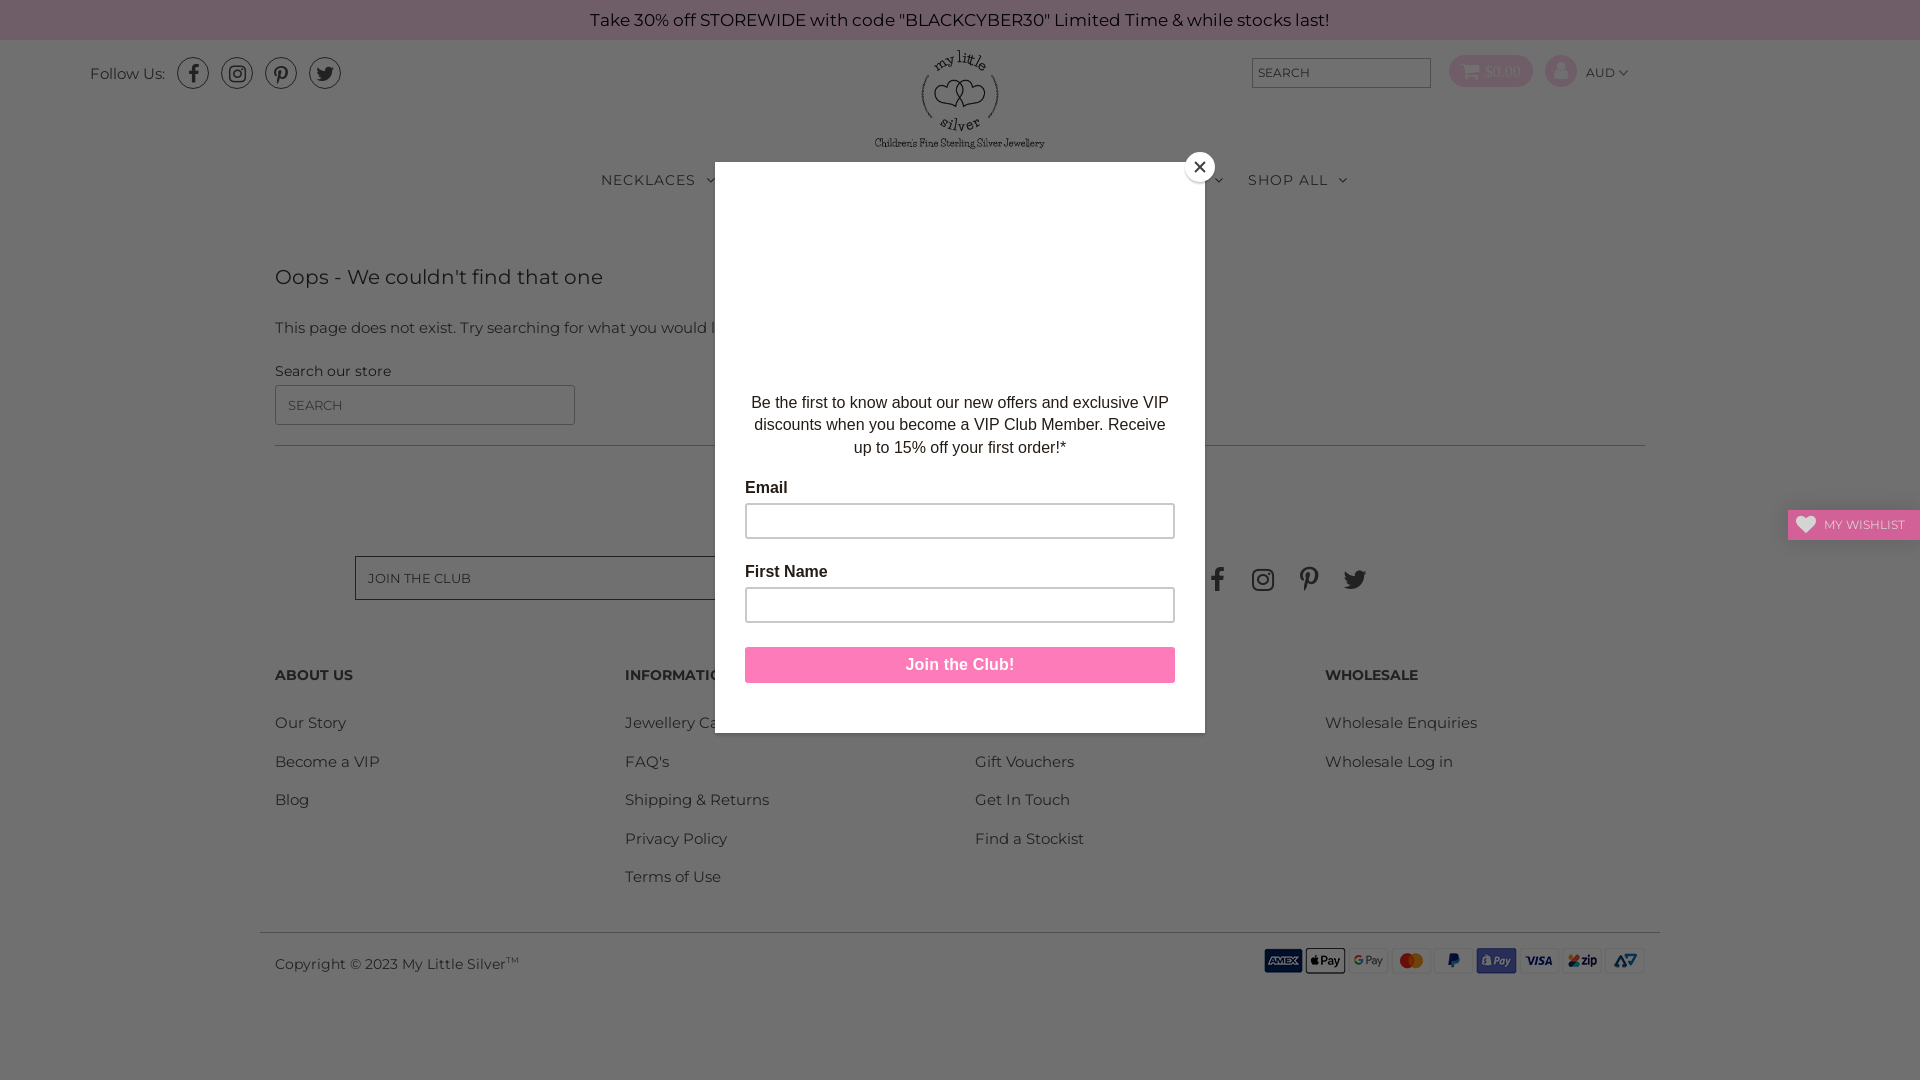 The image size is (1920, 1080). What do you see at coordinates (874, 231) in the screenshot?
I see `'HOME'` at bounding box center [874, 231].